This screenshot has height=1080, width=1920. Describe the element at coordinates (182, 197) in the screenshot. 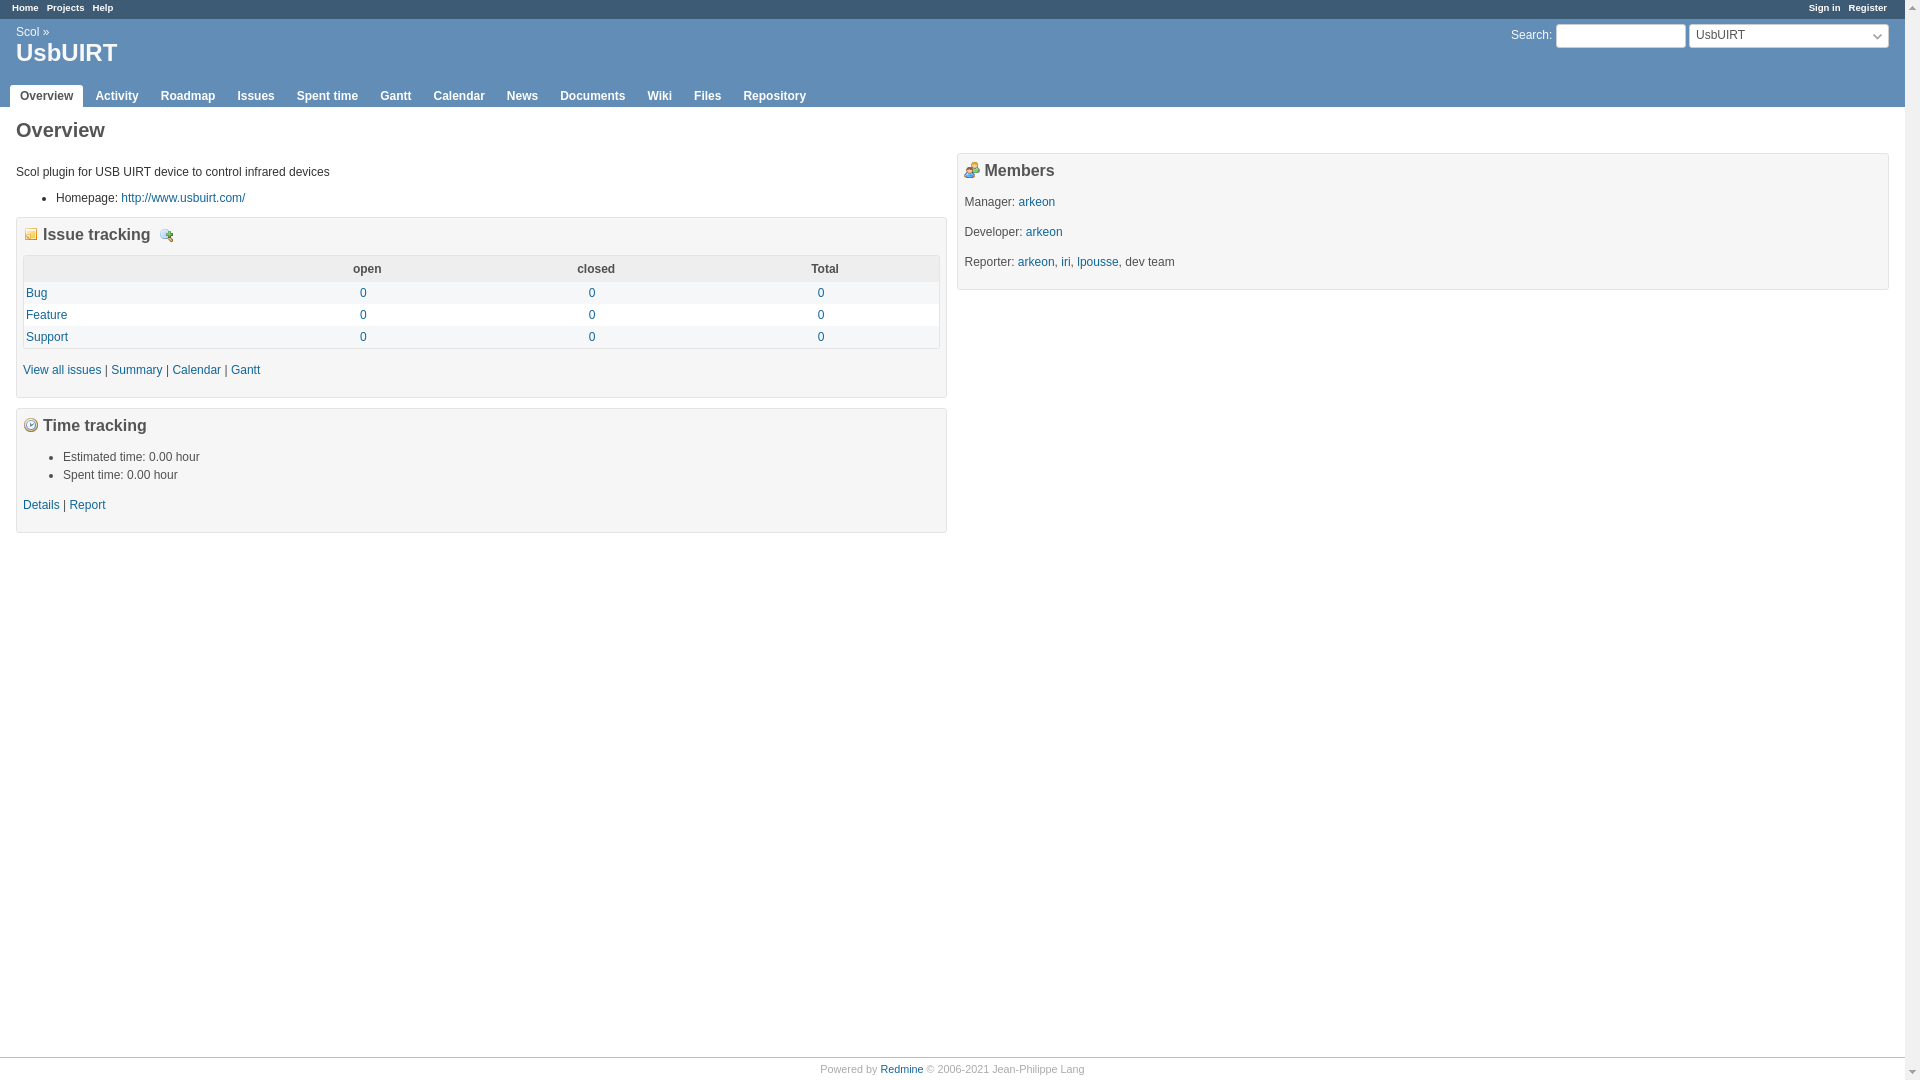

I see `'http://www.usbuirt.com/'` at that location.